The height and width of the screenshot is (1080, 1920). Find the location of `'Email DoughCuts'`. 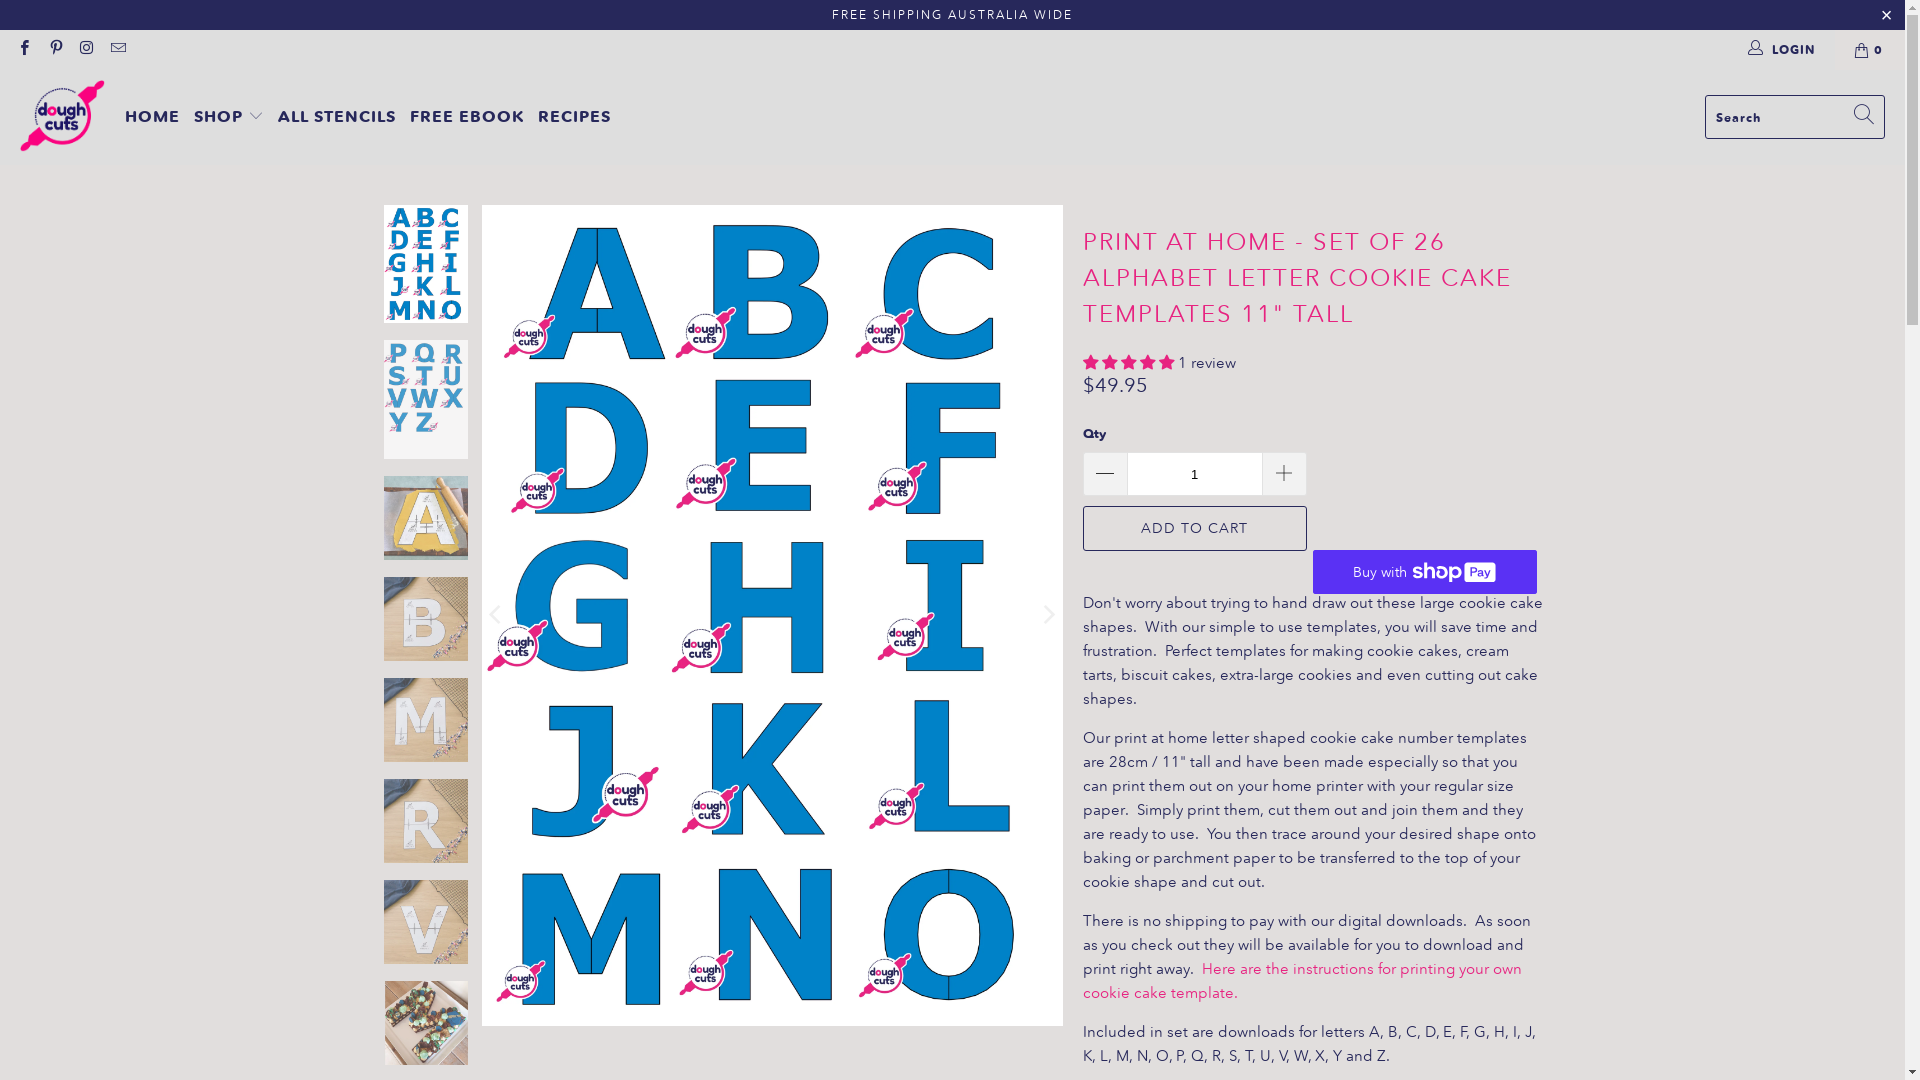

'Email DoughCuts' is located at coordinates (116, 48).